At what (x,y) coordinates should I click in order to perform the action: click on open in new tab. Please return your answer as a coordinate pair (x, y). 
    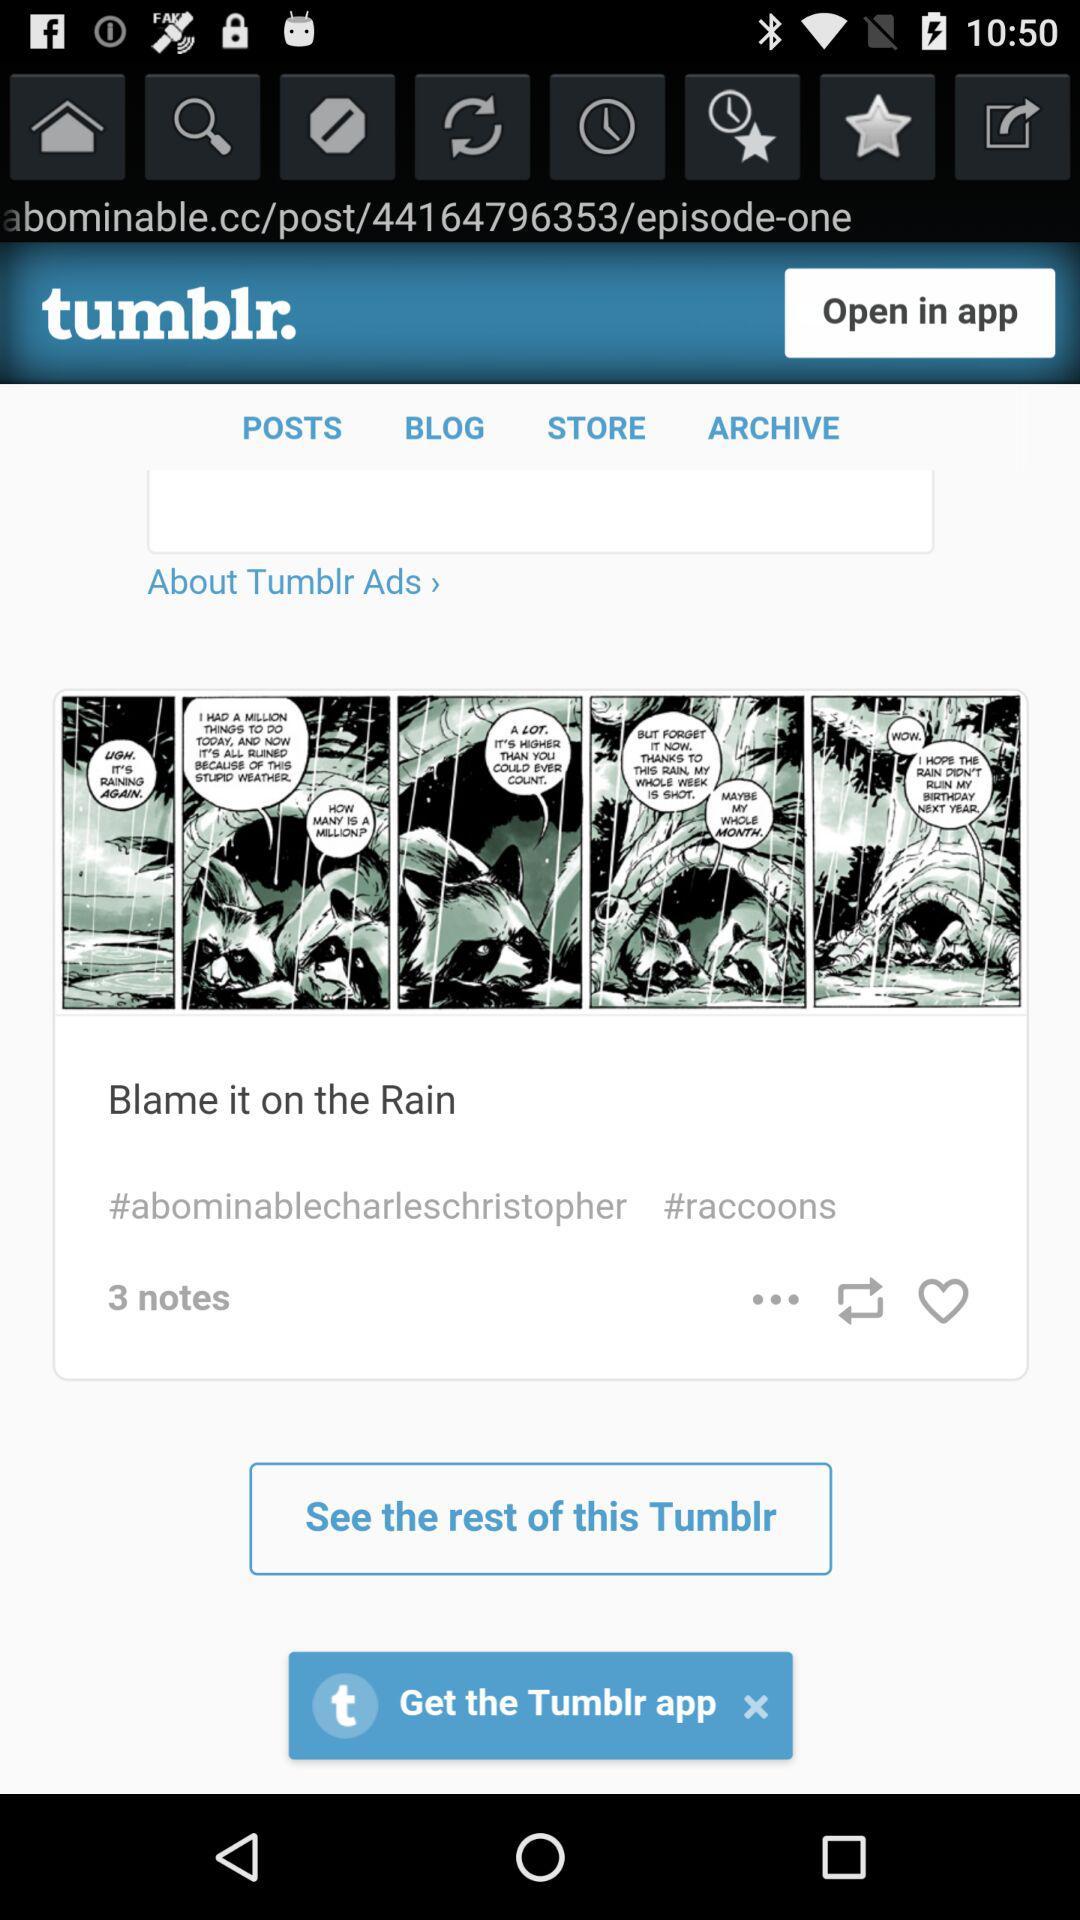
    Looking at the image, I should click on (1012, 124).